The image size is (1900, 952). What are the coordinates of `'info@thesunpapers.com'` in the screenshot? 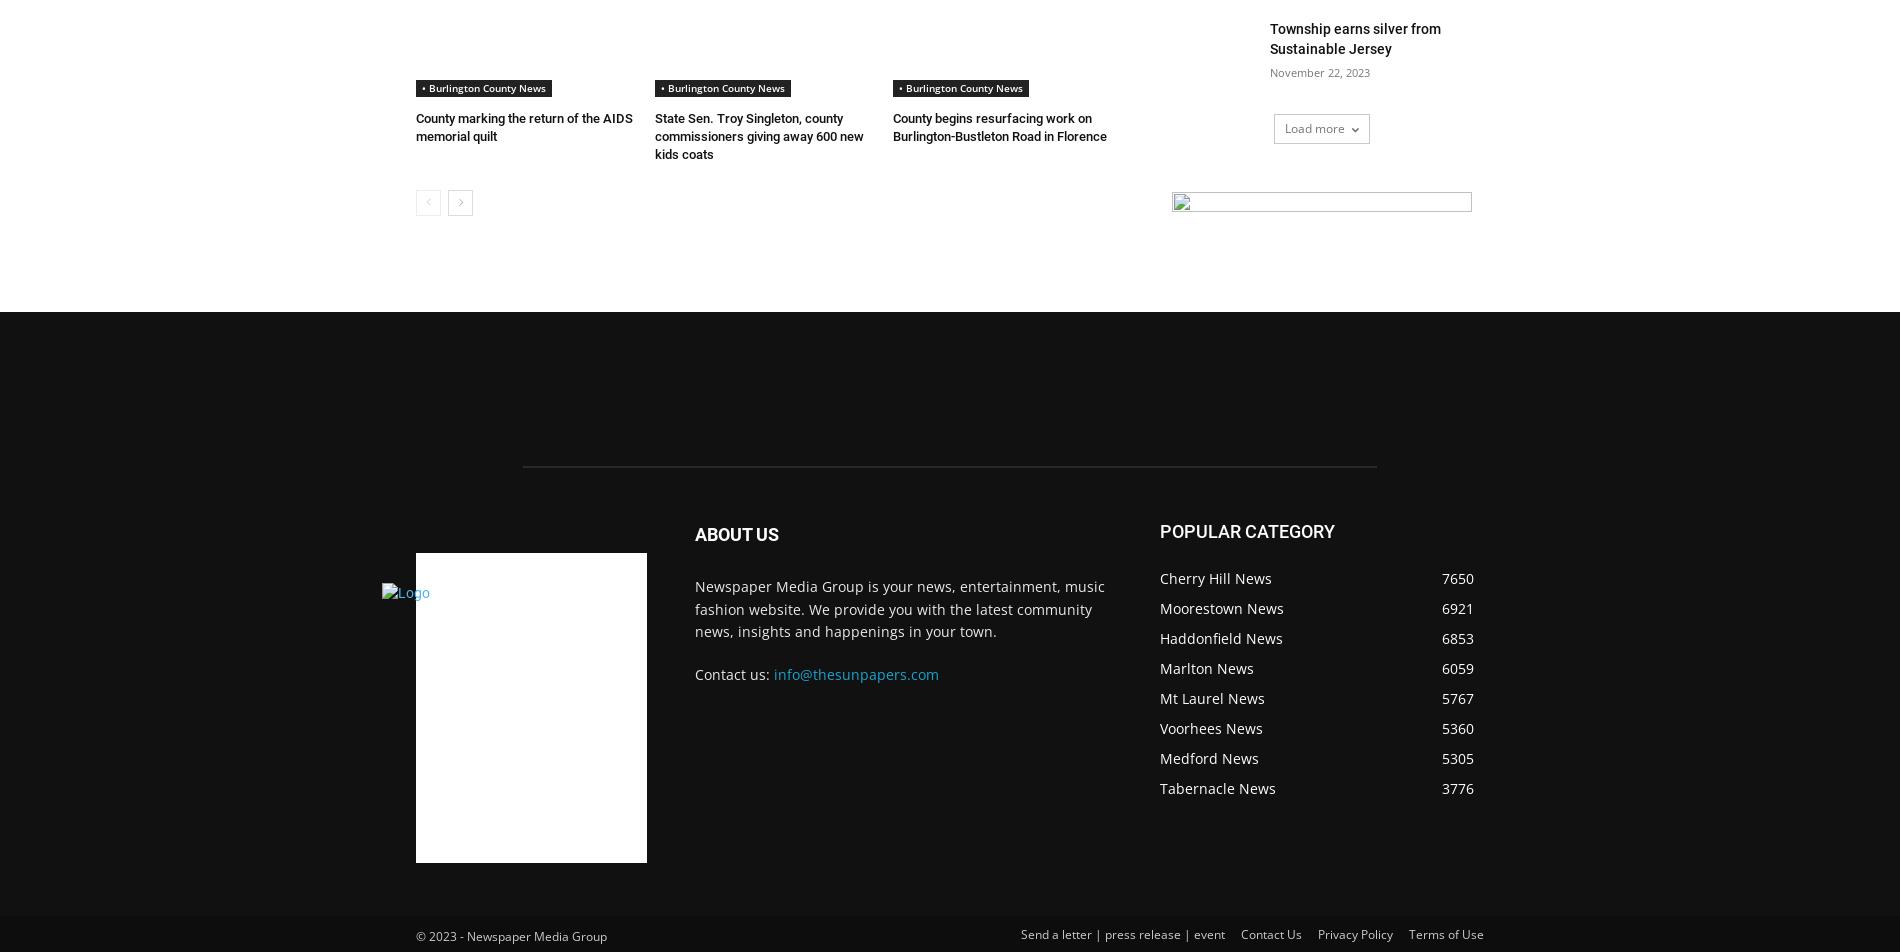 It's located at (855, 674).